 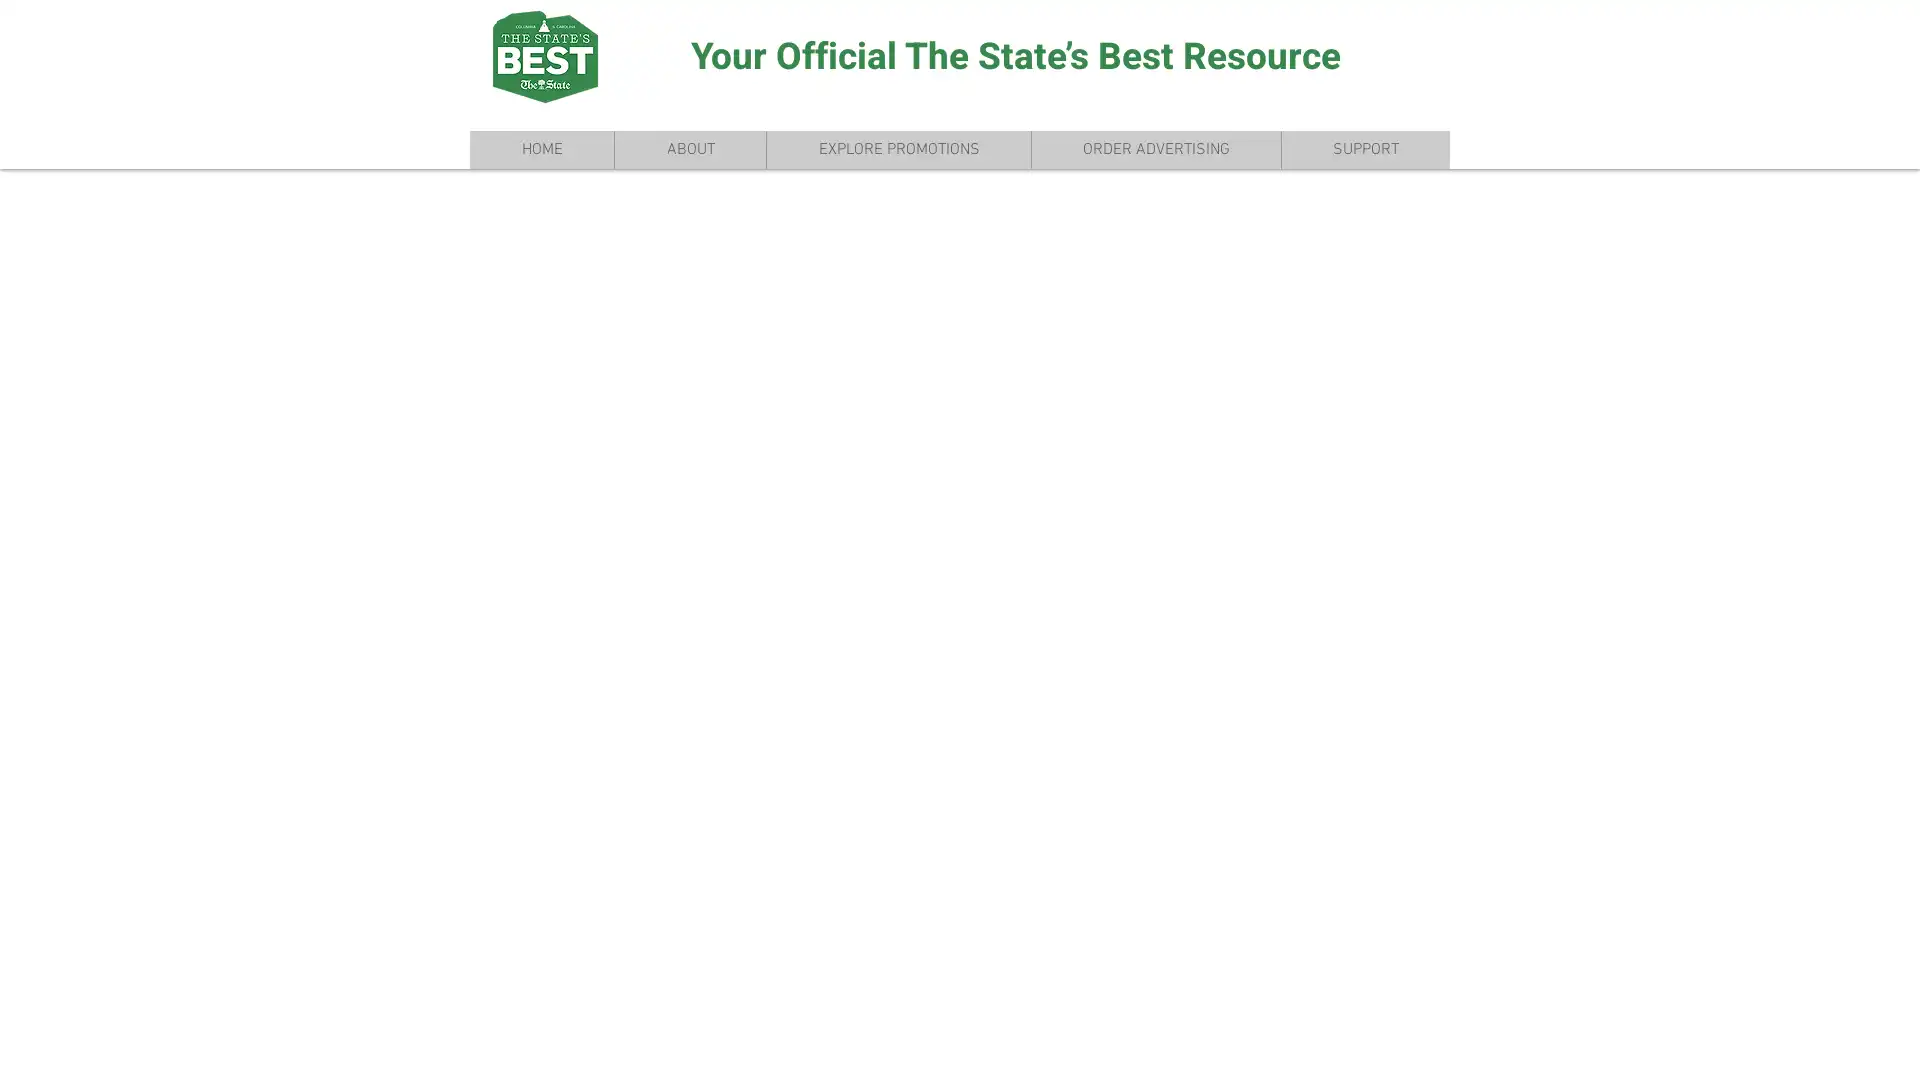 I want to click on Accept, so click(x=1830, y=1047).